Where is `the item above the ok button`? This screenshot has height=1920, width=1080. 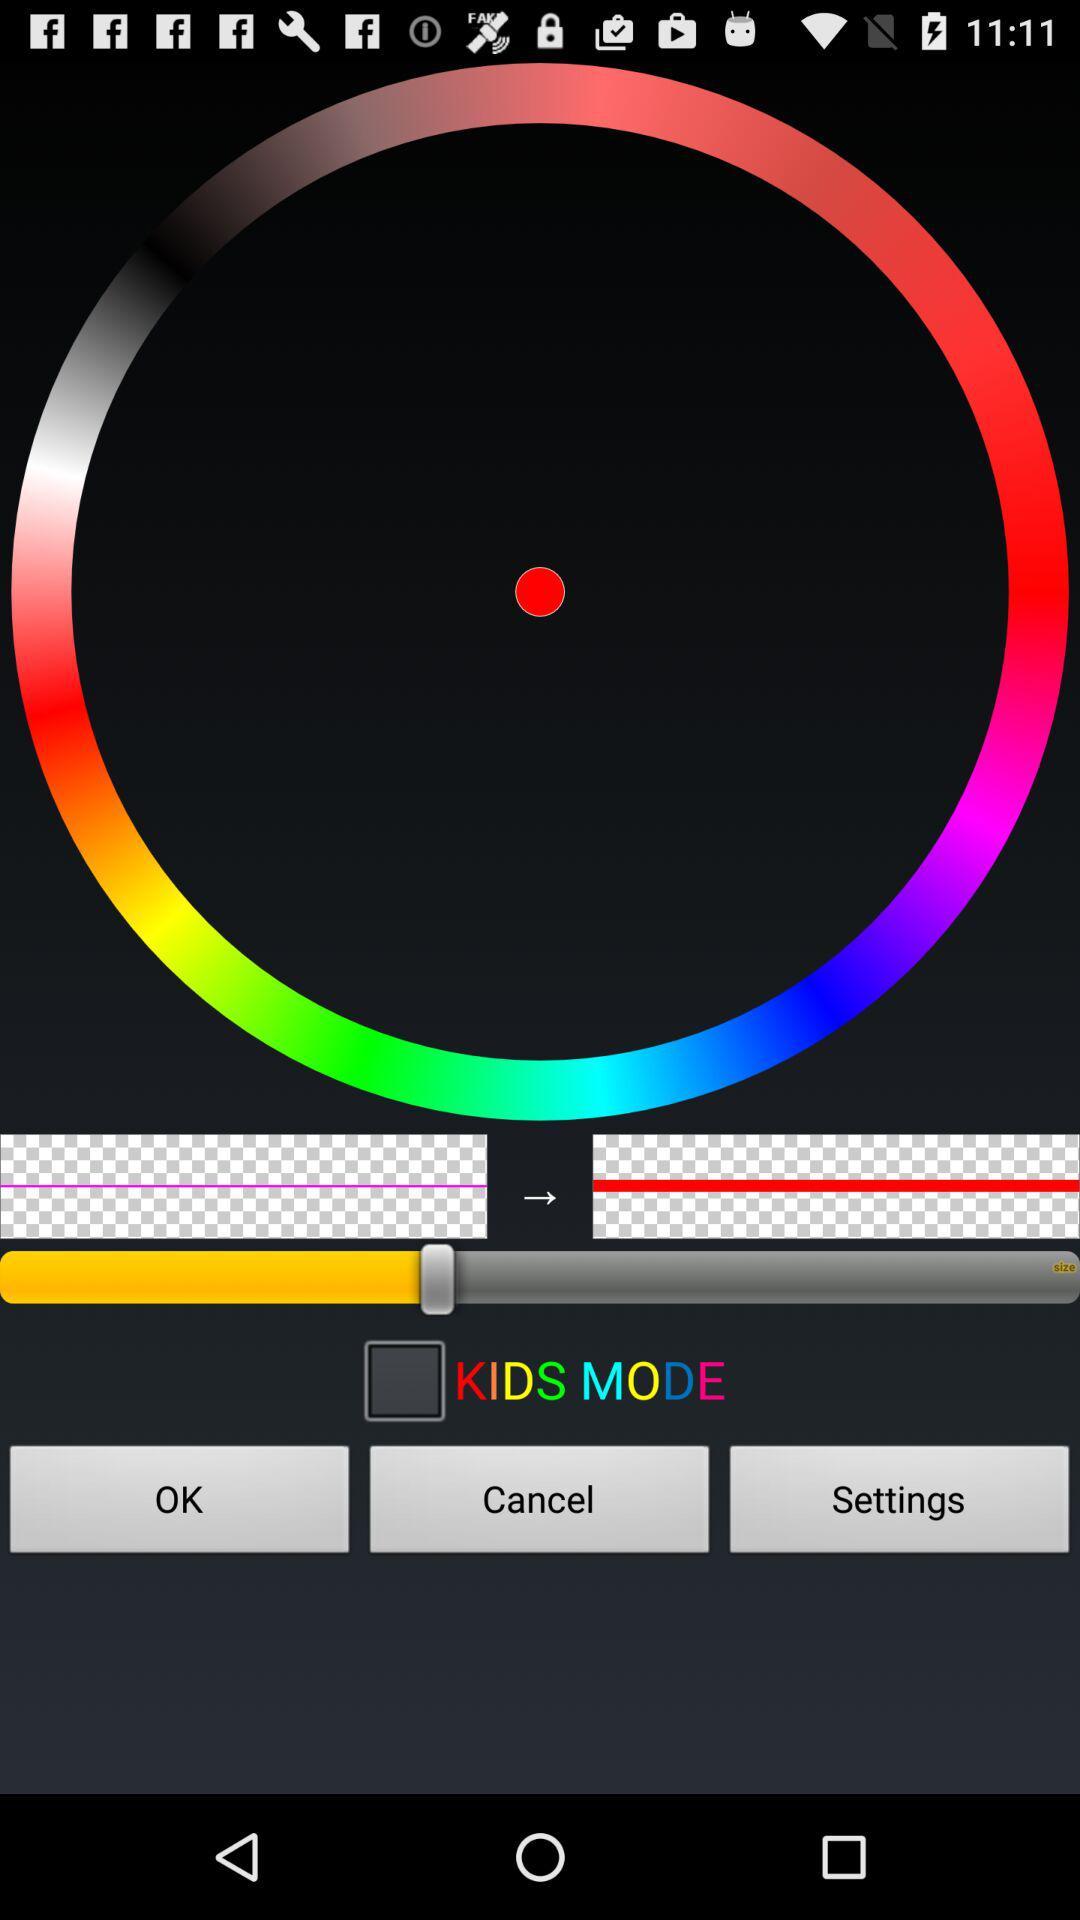
the item above the ok button is located at coordinates (403, 1378).